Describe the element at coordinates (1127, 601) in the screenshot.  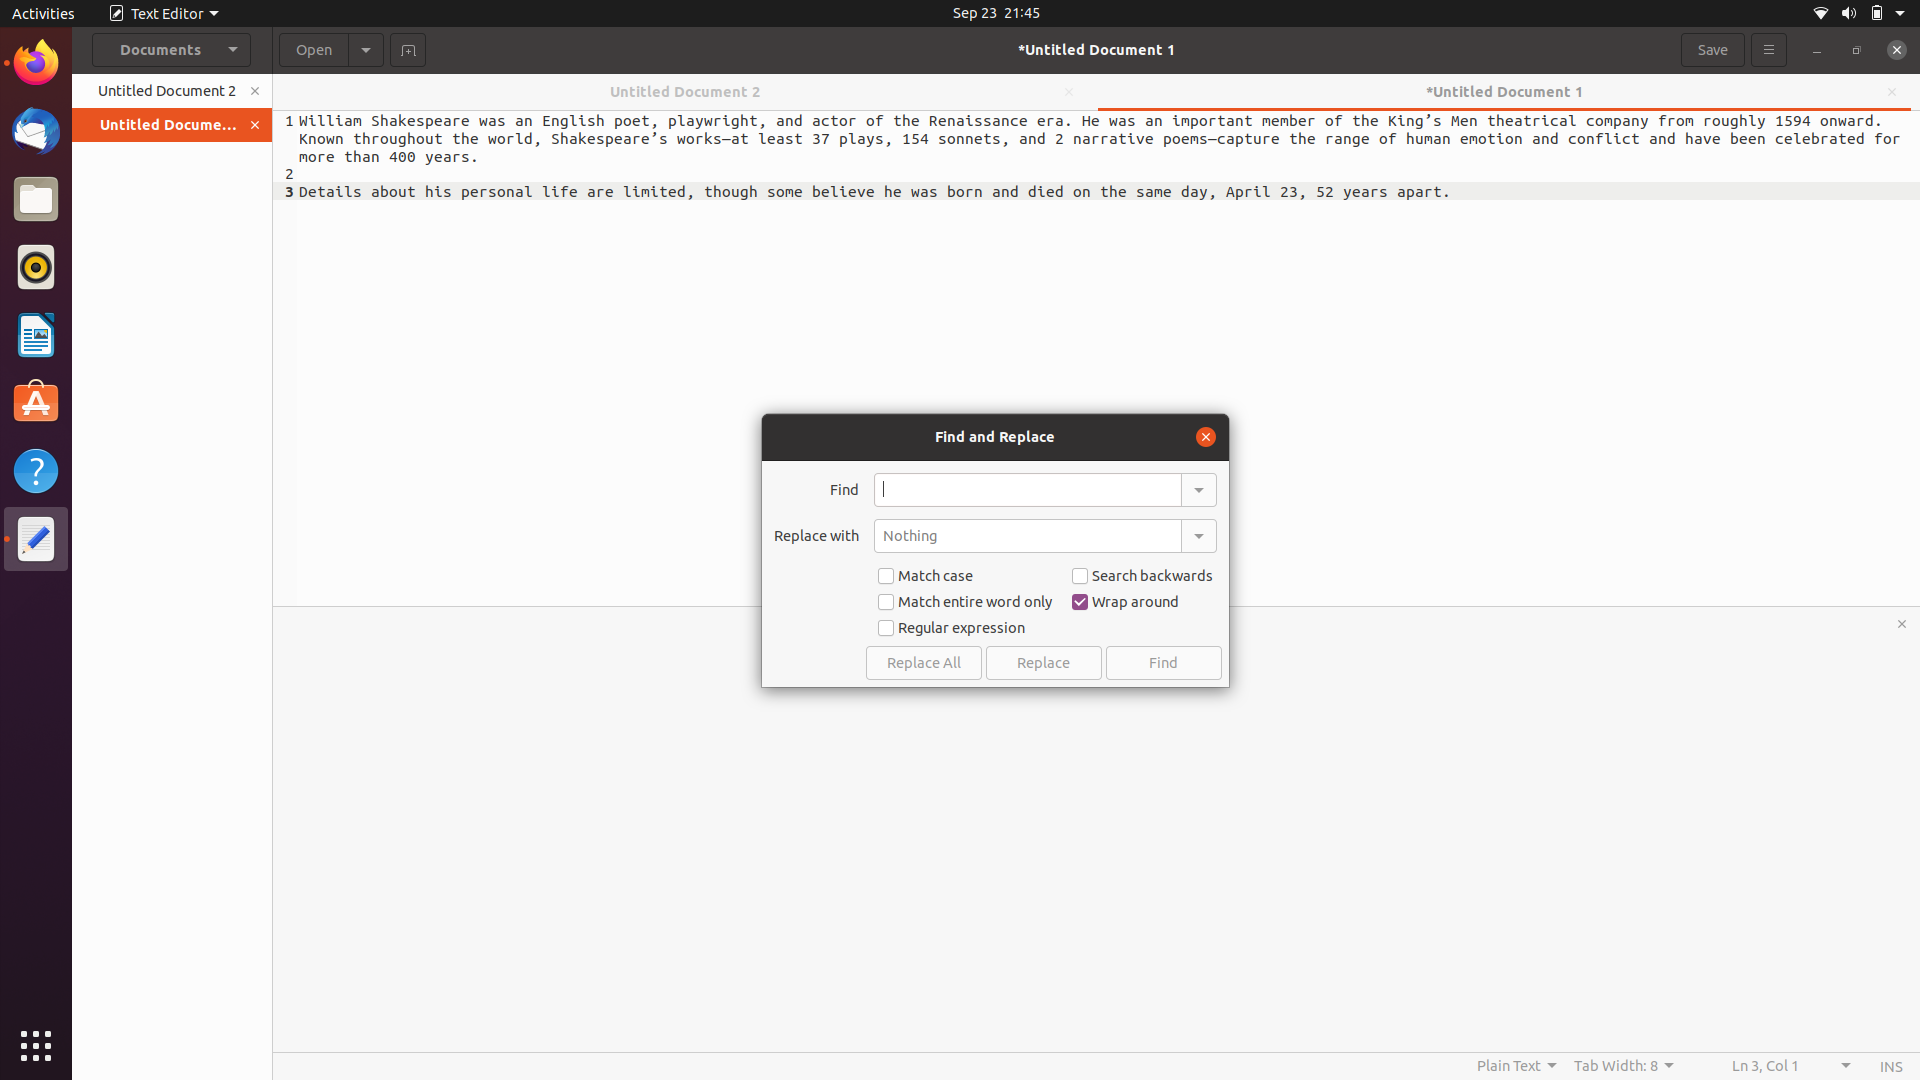
I see `Remove the checked box - wrap around on the find replace bar` at that location.